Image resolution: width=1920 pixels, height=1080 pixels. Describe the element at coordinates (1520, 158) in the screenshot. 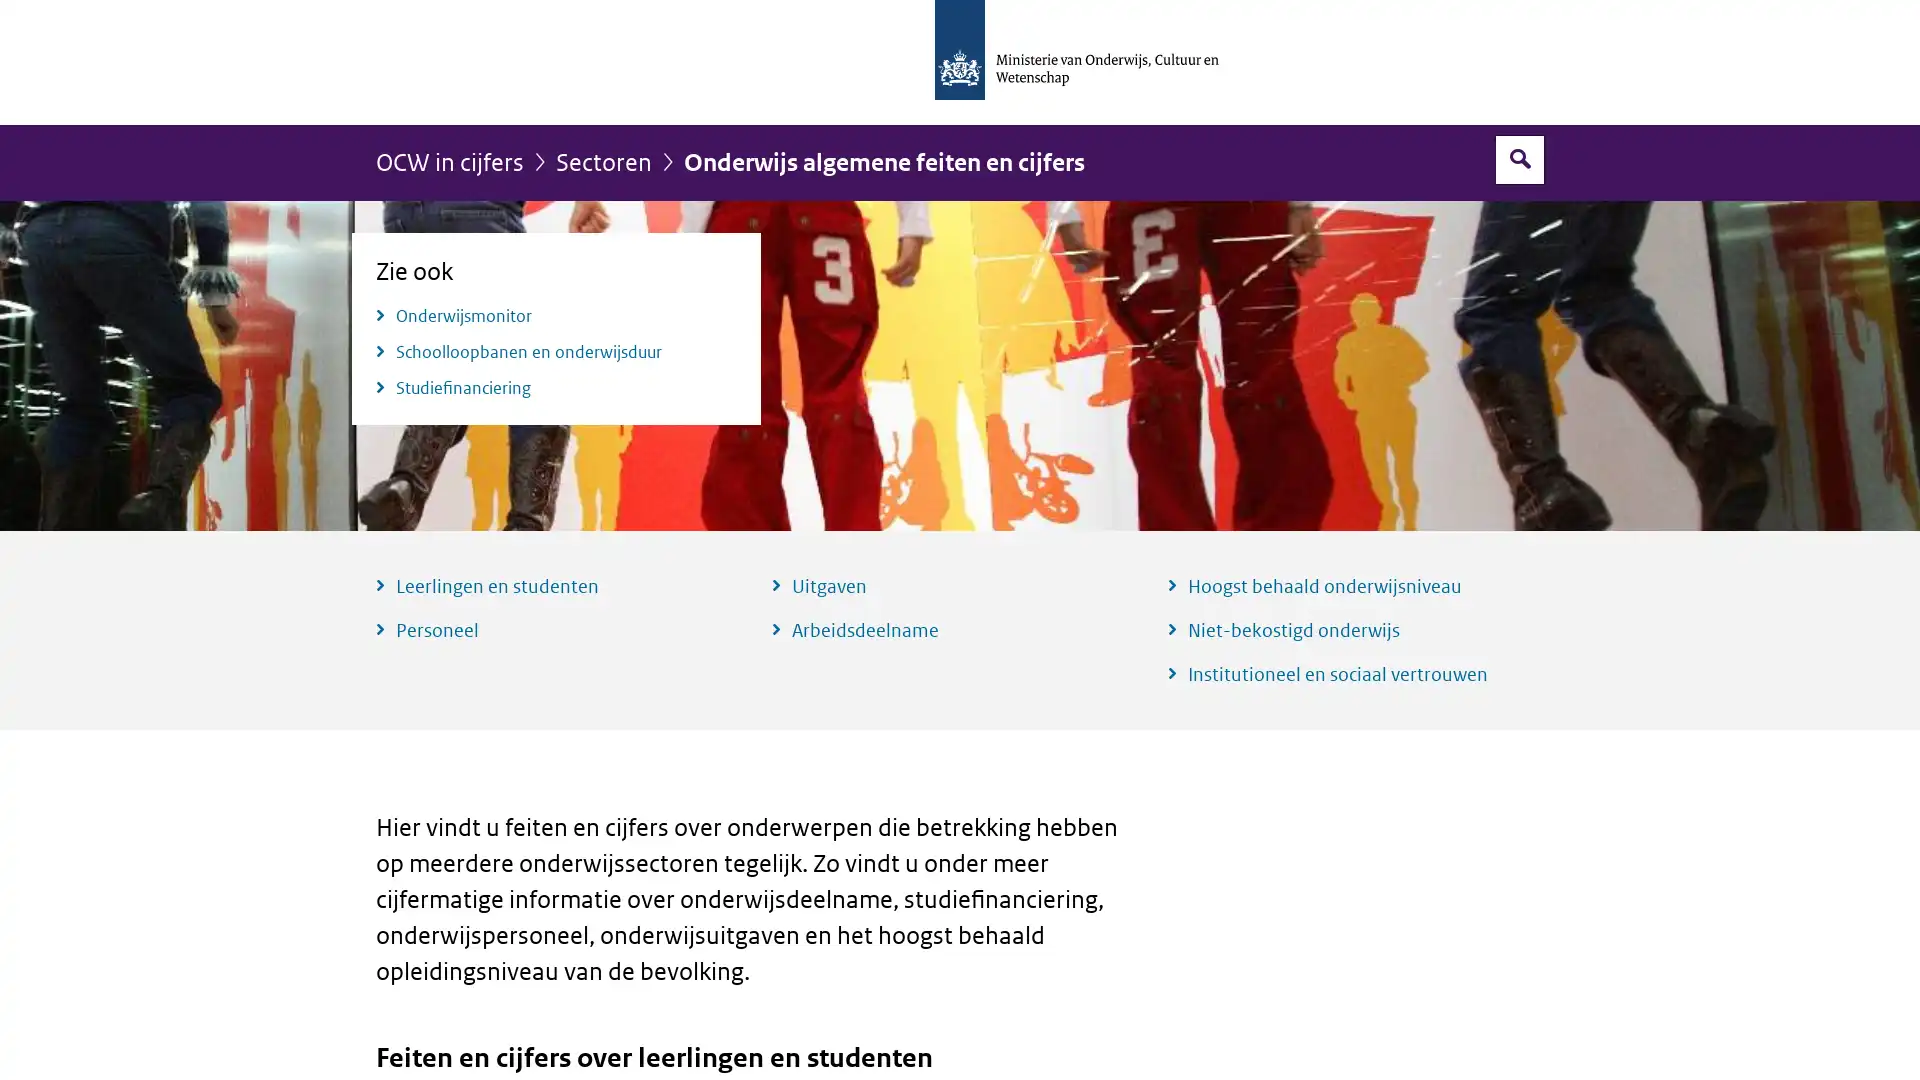

I see `Open zoekveld` at that location.